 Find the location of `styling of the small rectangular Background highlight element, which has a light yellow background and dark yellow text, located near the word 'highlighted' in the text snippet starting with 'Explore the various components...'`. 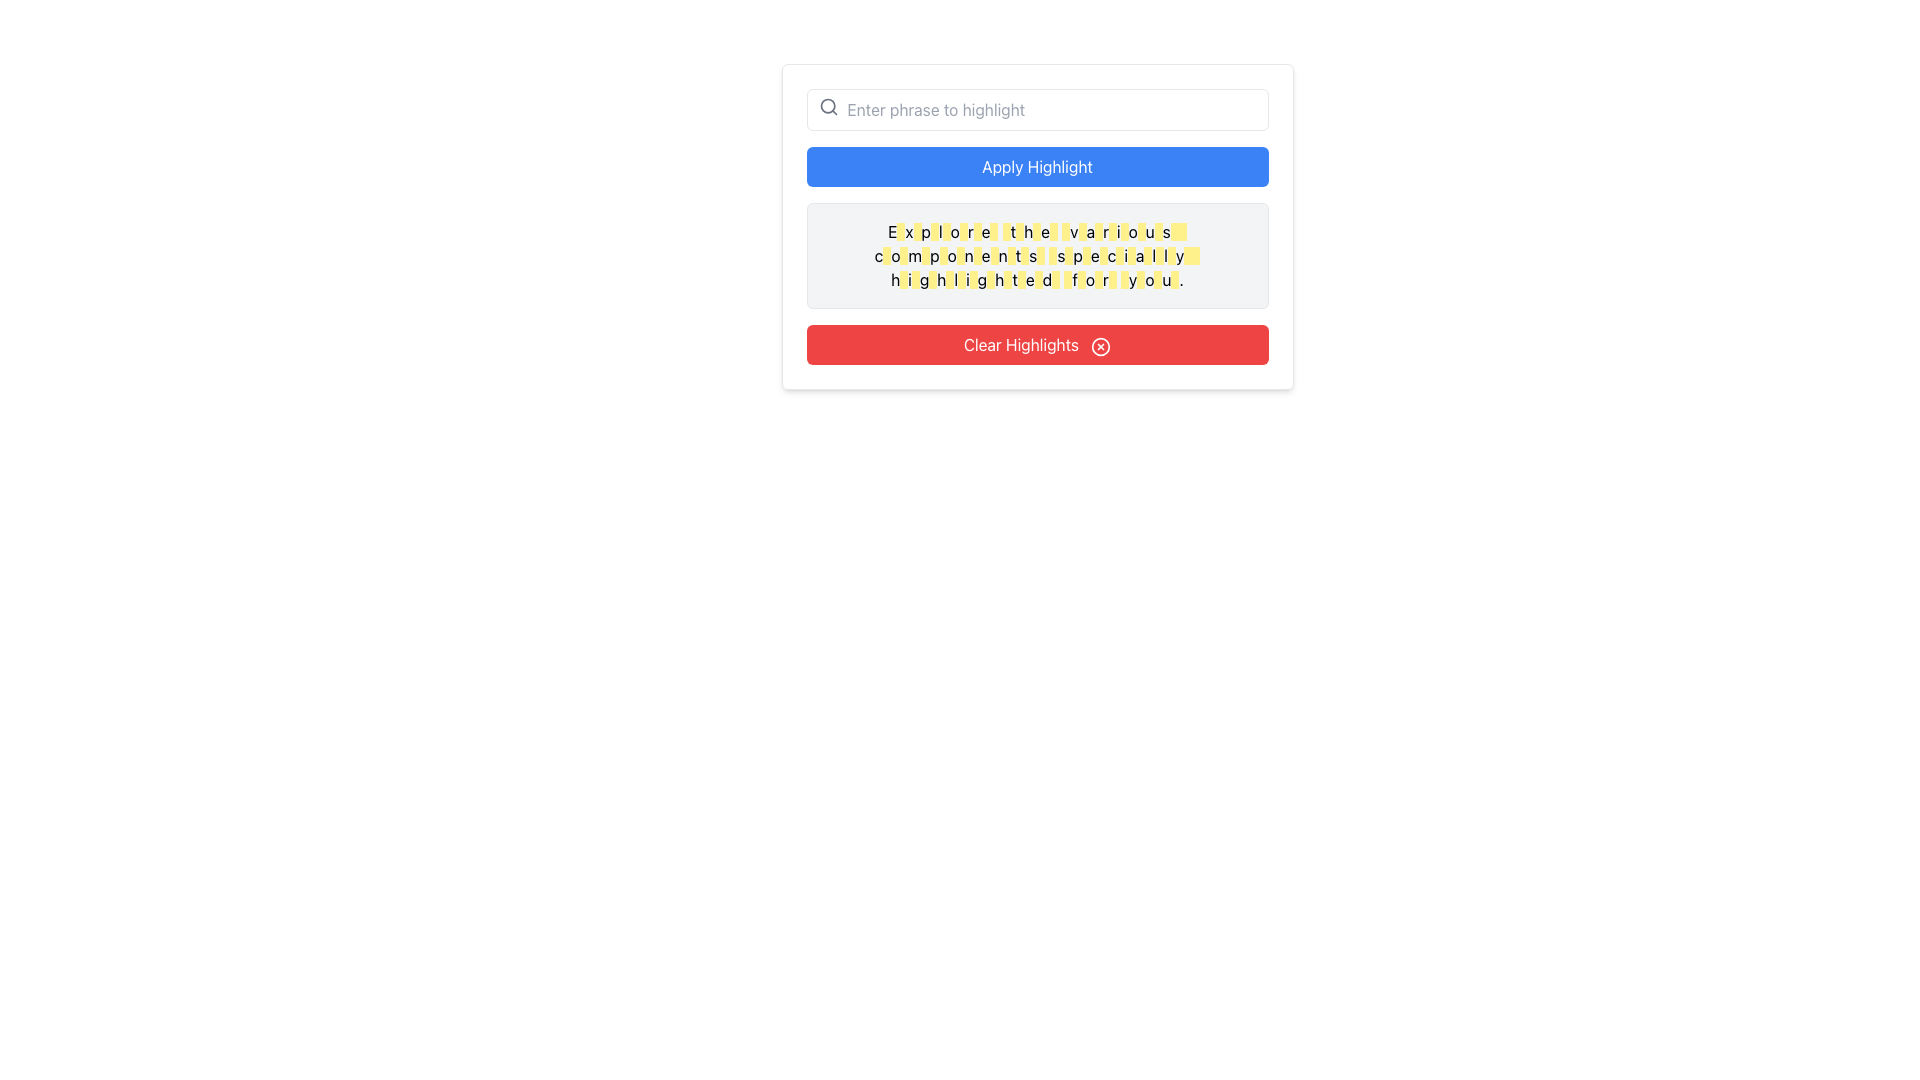

styling of the small rectangular Background highlight element, which has a light yellow background and dark yellow text, located near the word 'highlighted' in the text snippet starting with 'Explore the various components...' is located at coordinates (962, 280).